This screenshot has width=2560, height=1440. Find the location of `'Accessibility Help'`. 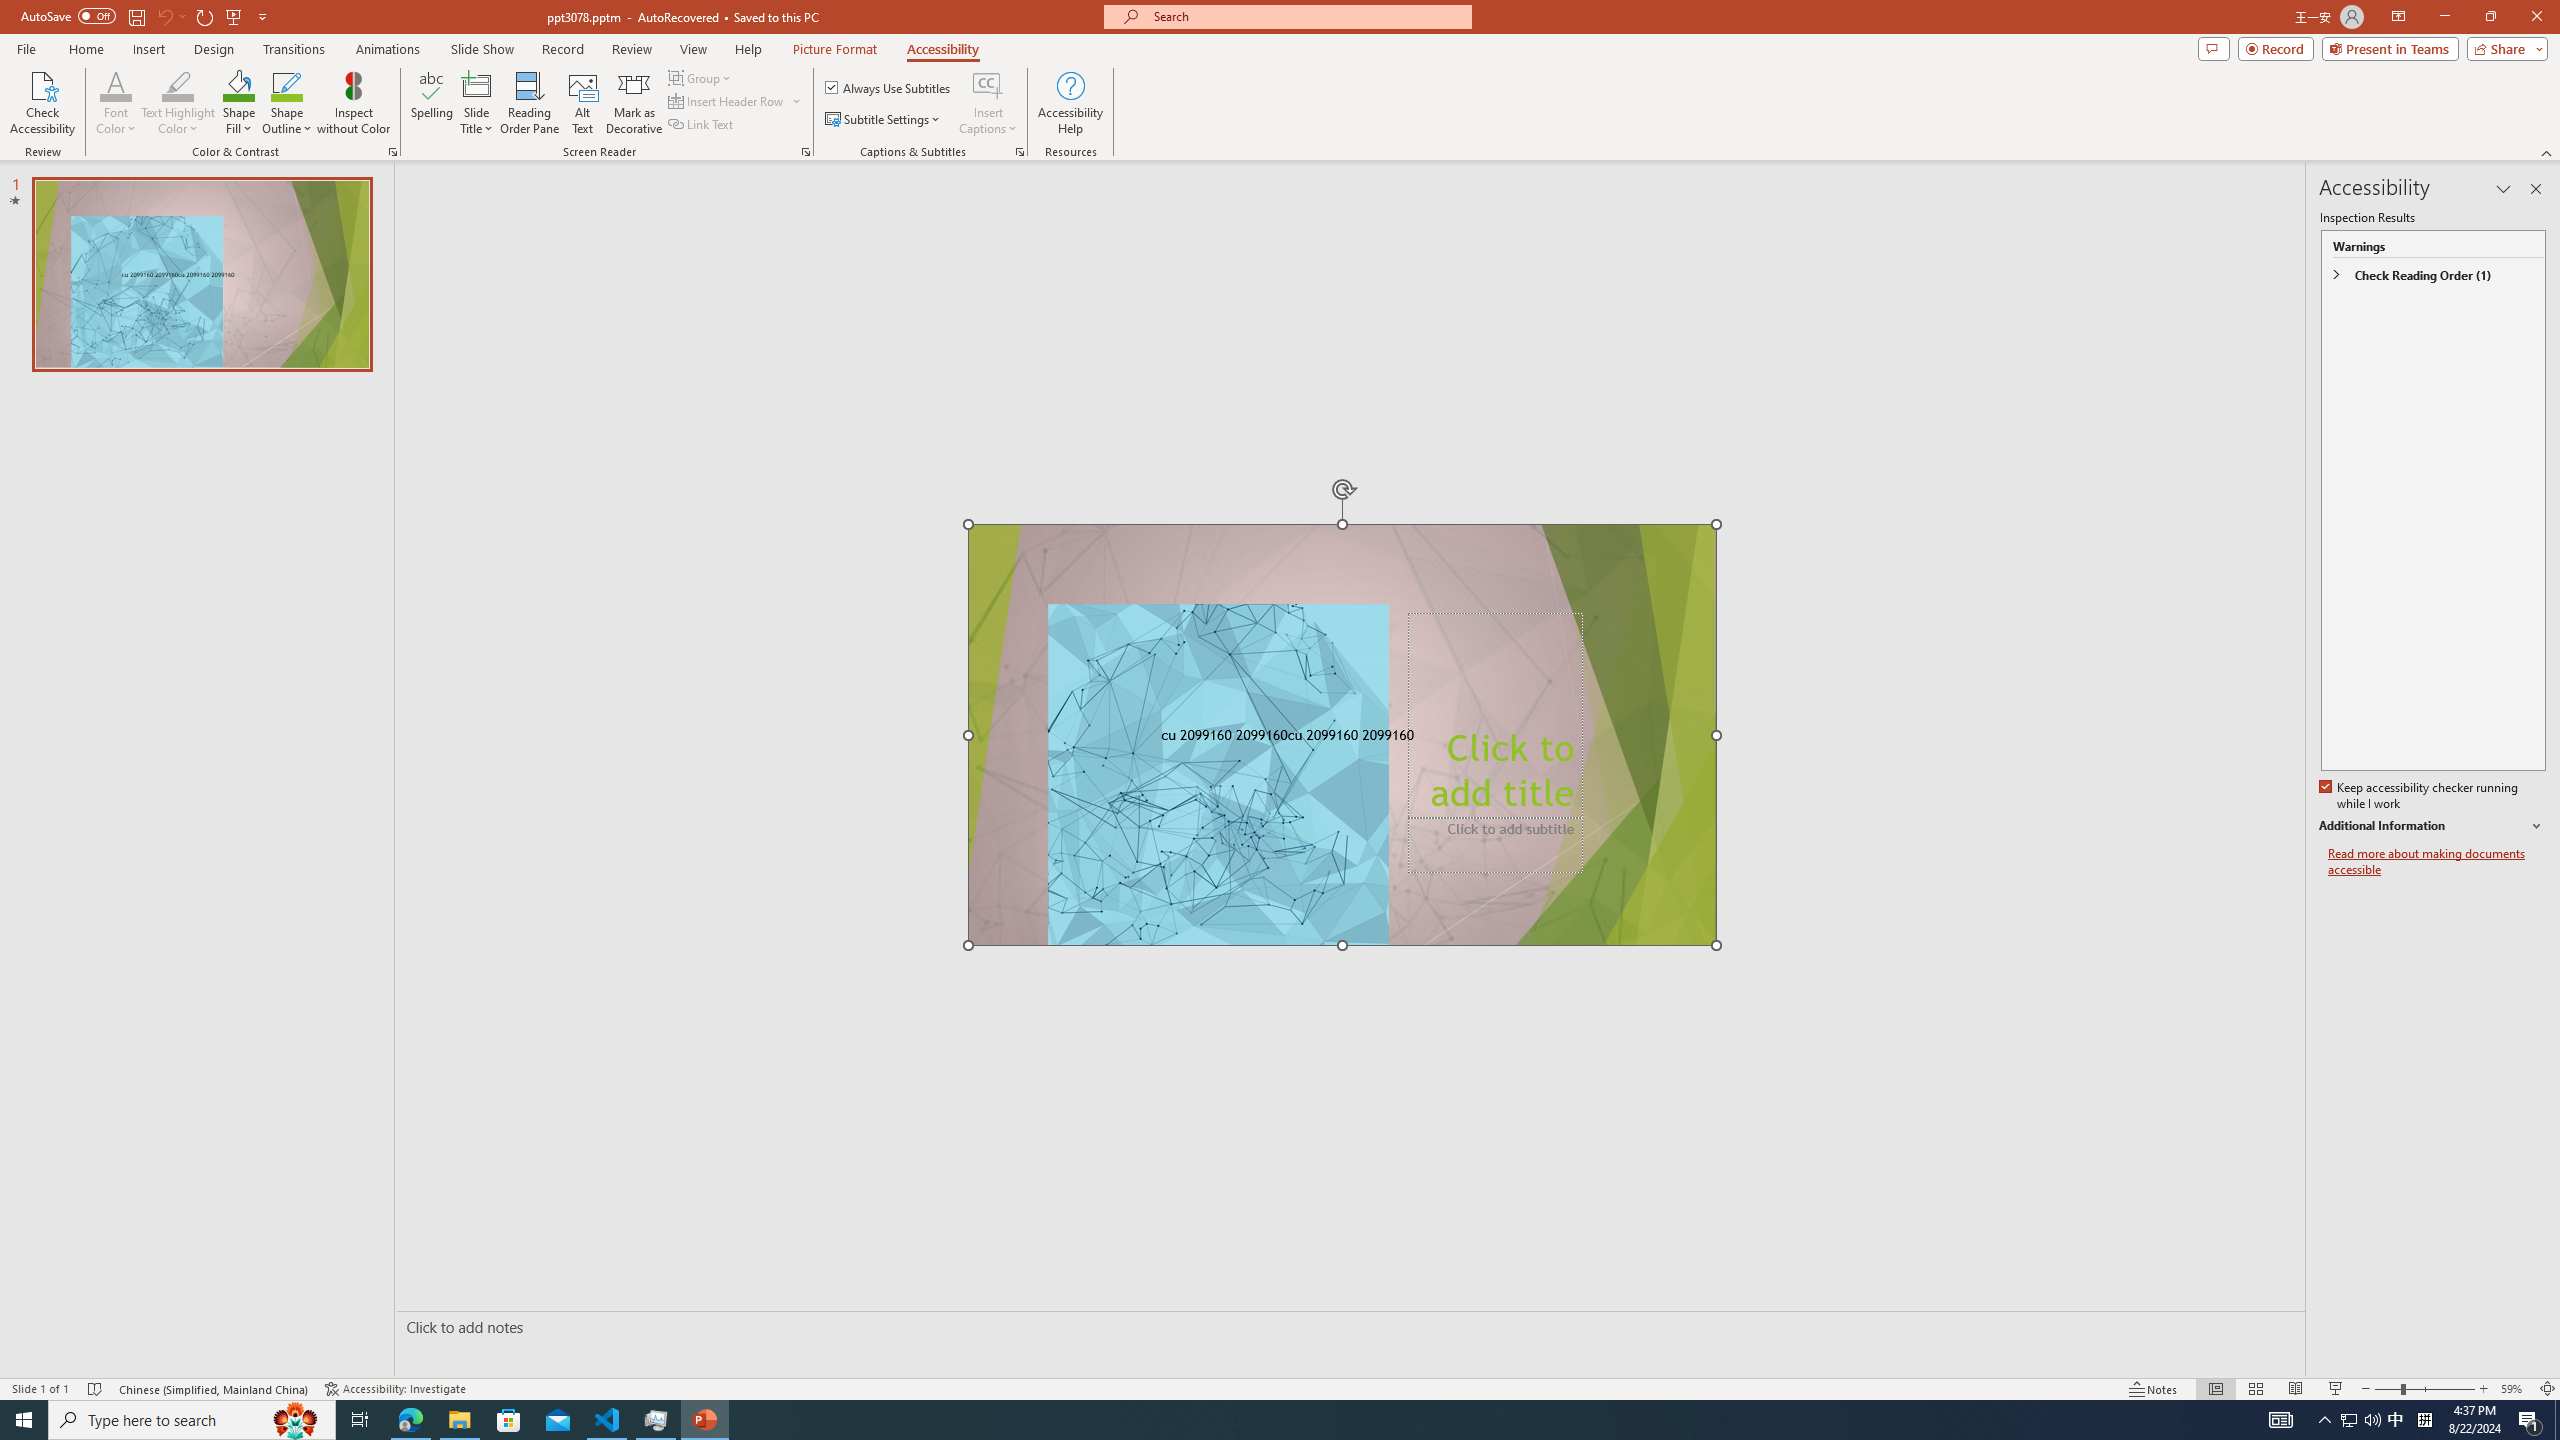

'Accessibility Help' is located at coordinates (1071, 103).